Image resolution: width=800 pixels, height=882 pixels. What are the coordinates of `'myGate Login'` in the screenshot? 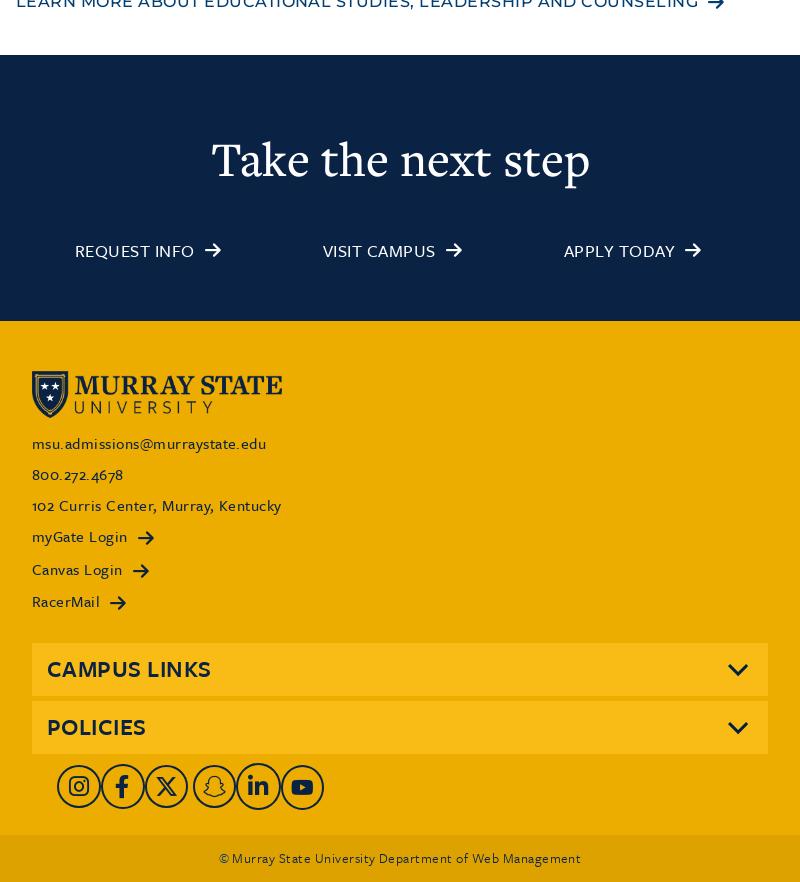 It's located at (79, 535).